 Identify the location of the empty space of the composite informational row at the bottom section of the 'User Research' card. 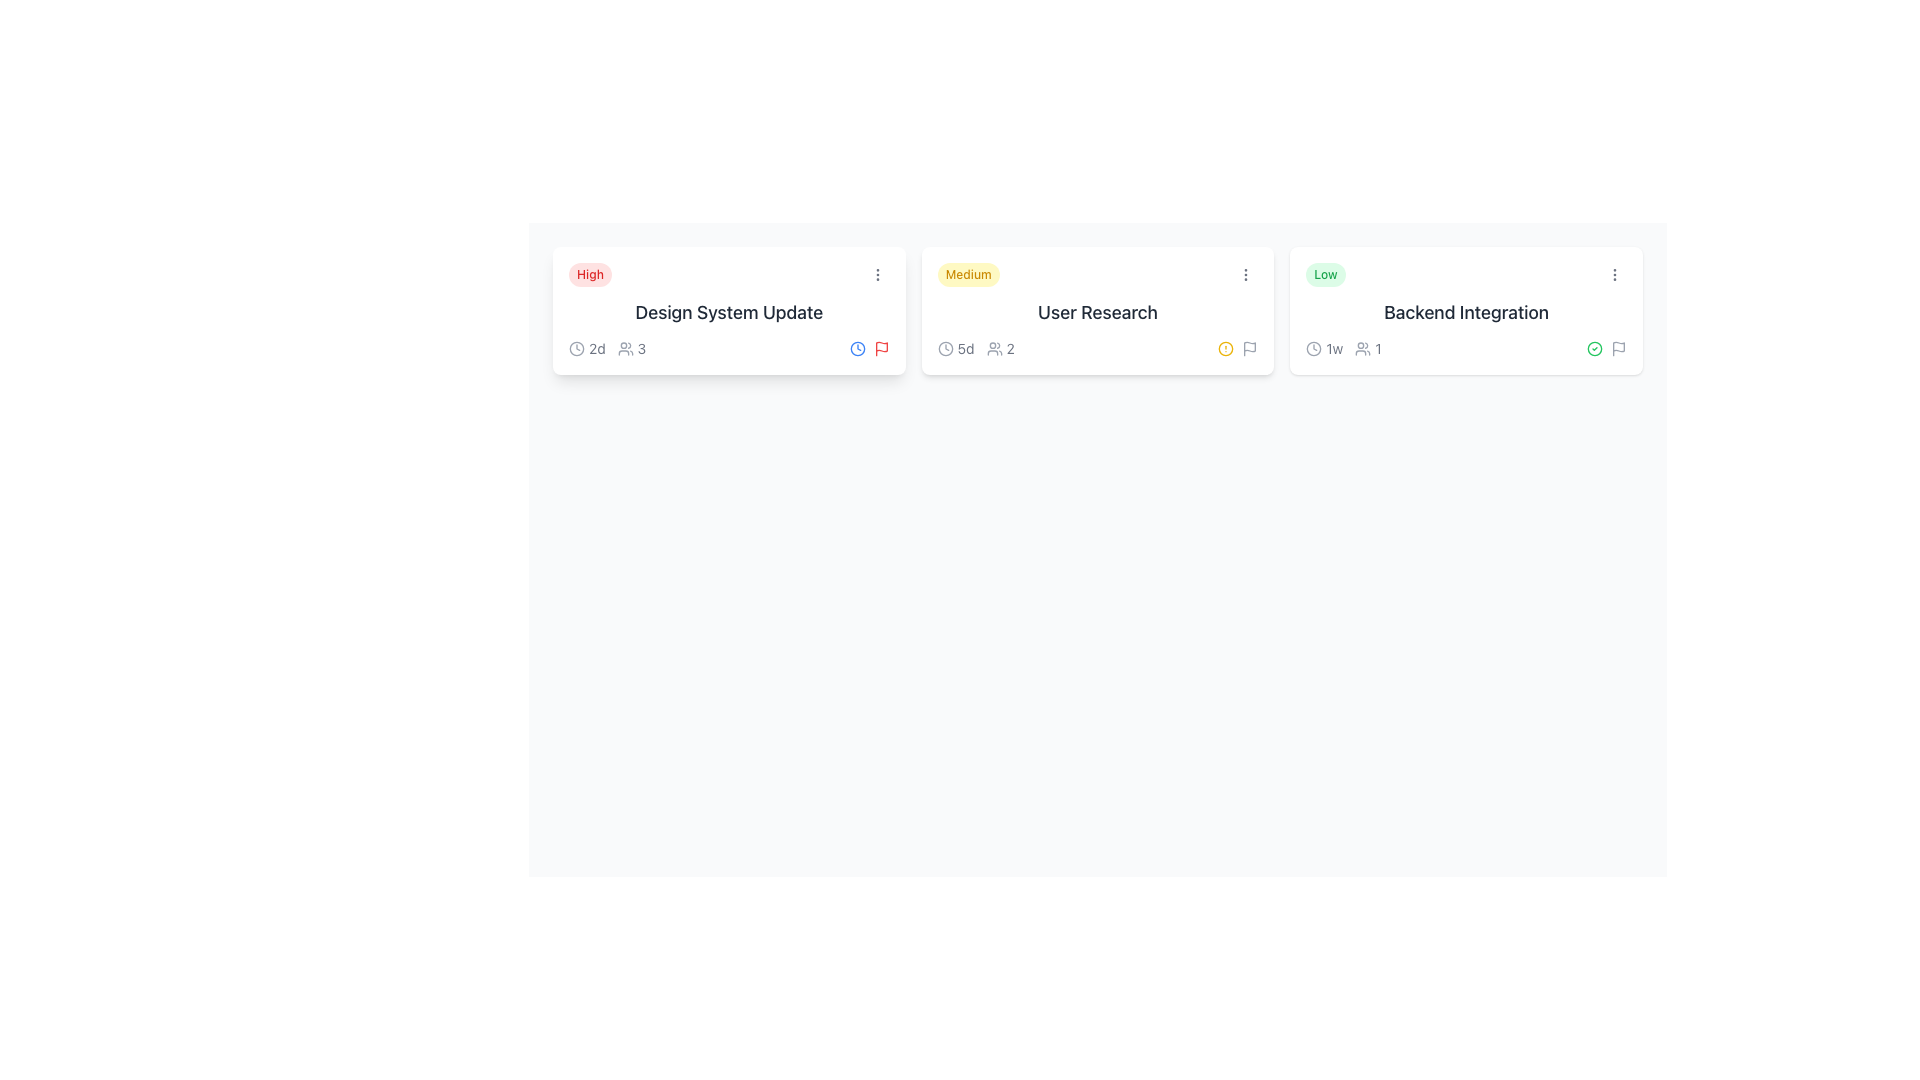
(1097, 347).